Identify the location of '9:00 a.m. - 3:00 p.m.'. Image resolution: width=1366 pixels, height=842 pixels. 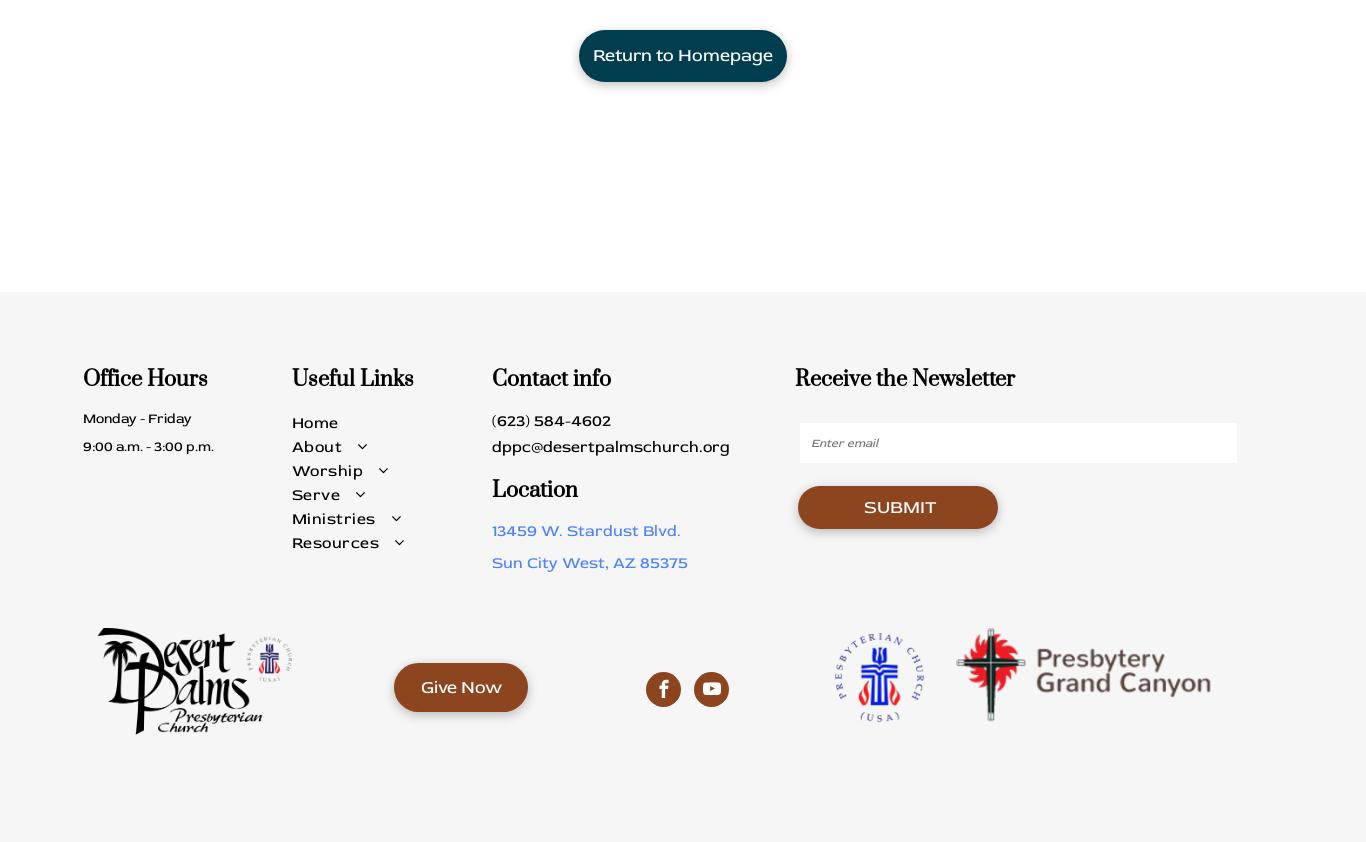
(147, 445).